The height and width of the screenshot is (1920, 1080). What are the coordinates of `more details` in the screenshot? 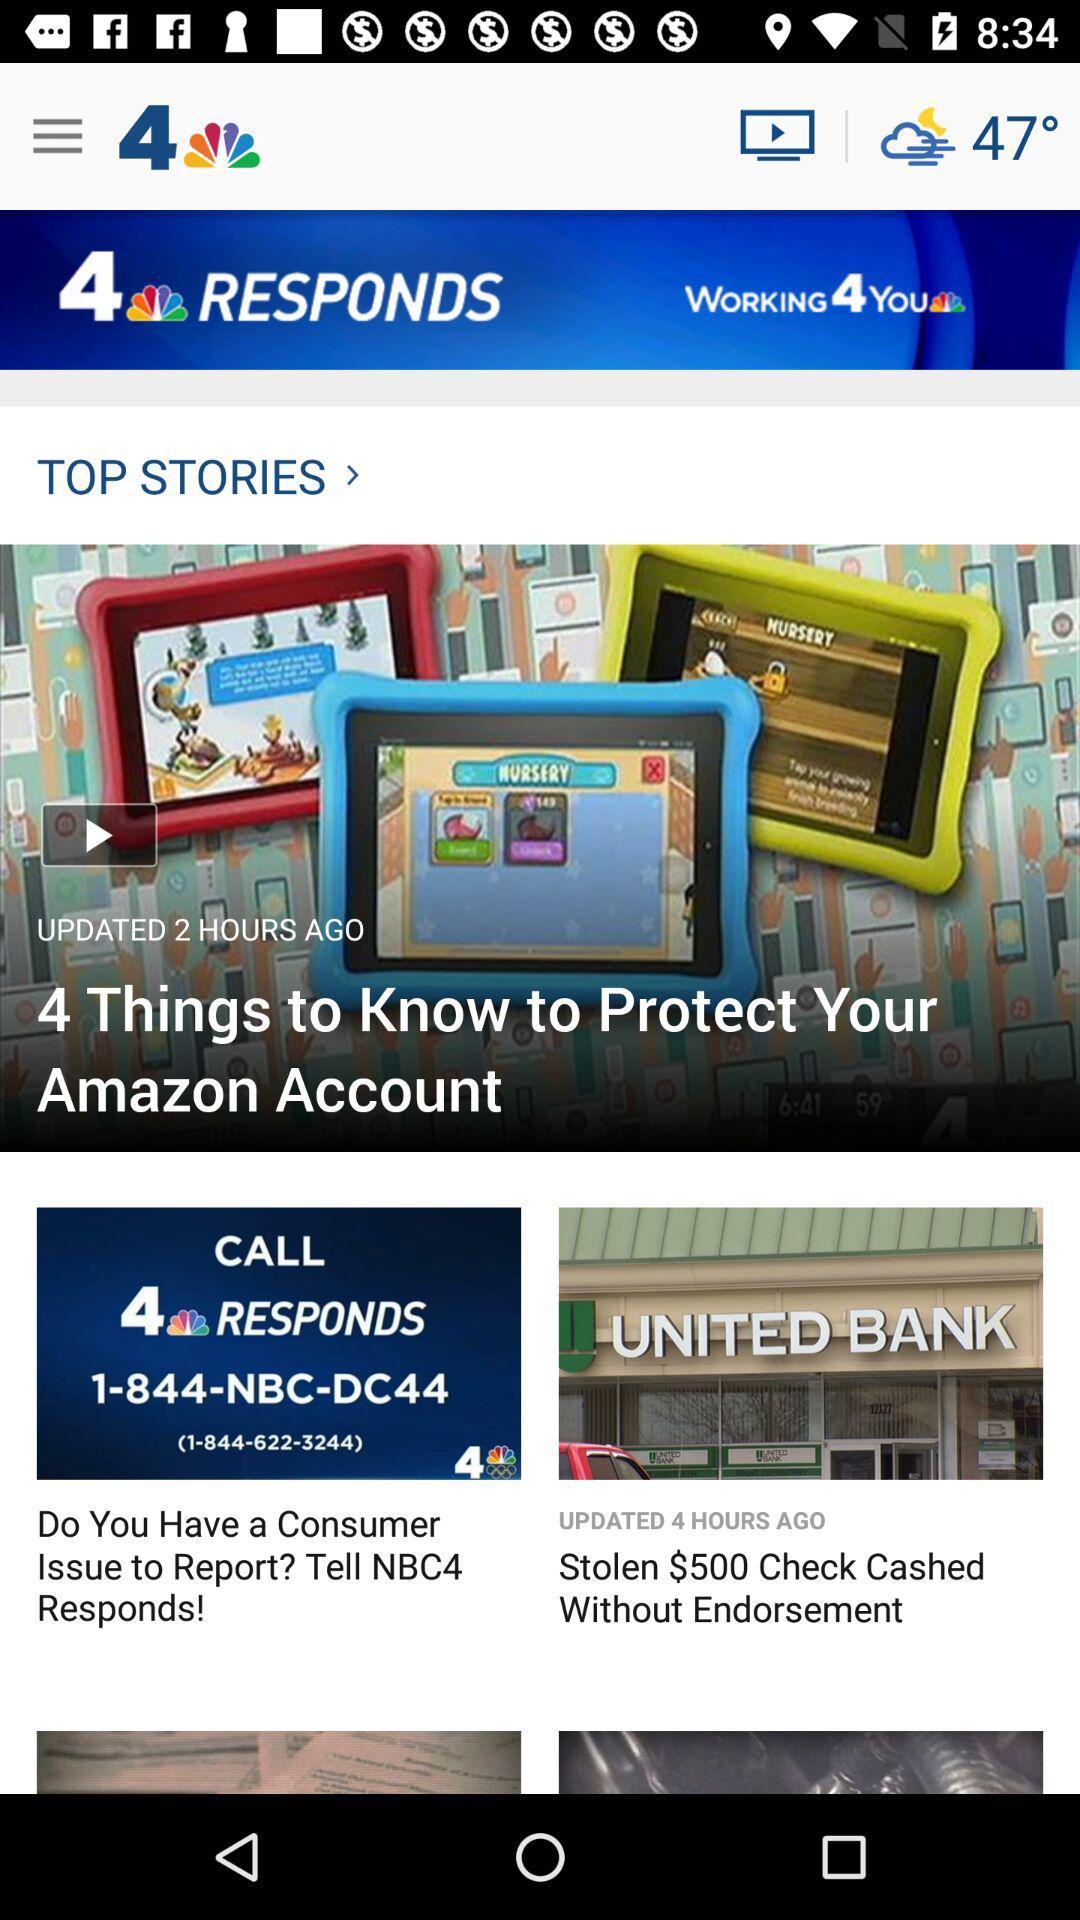 It's located at (278, 1343).